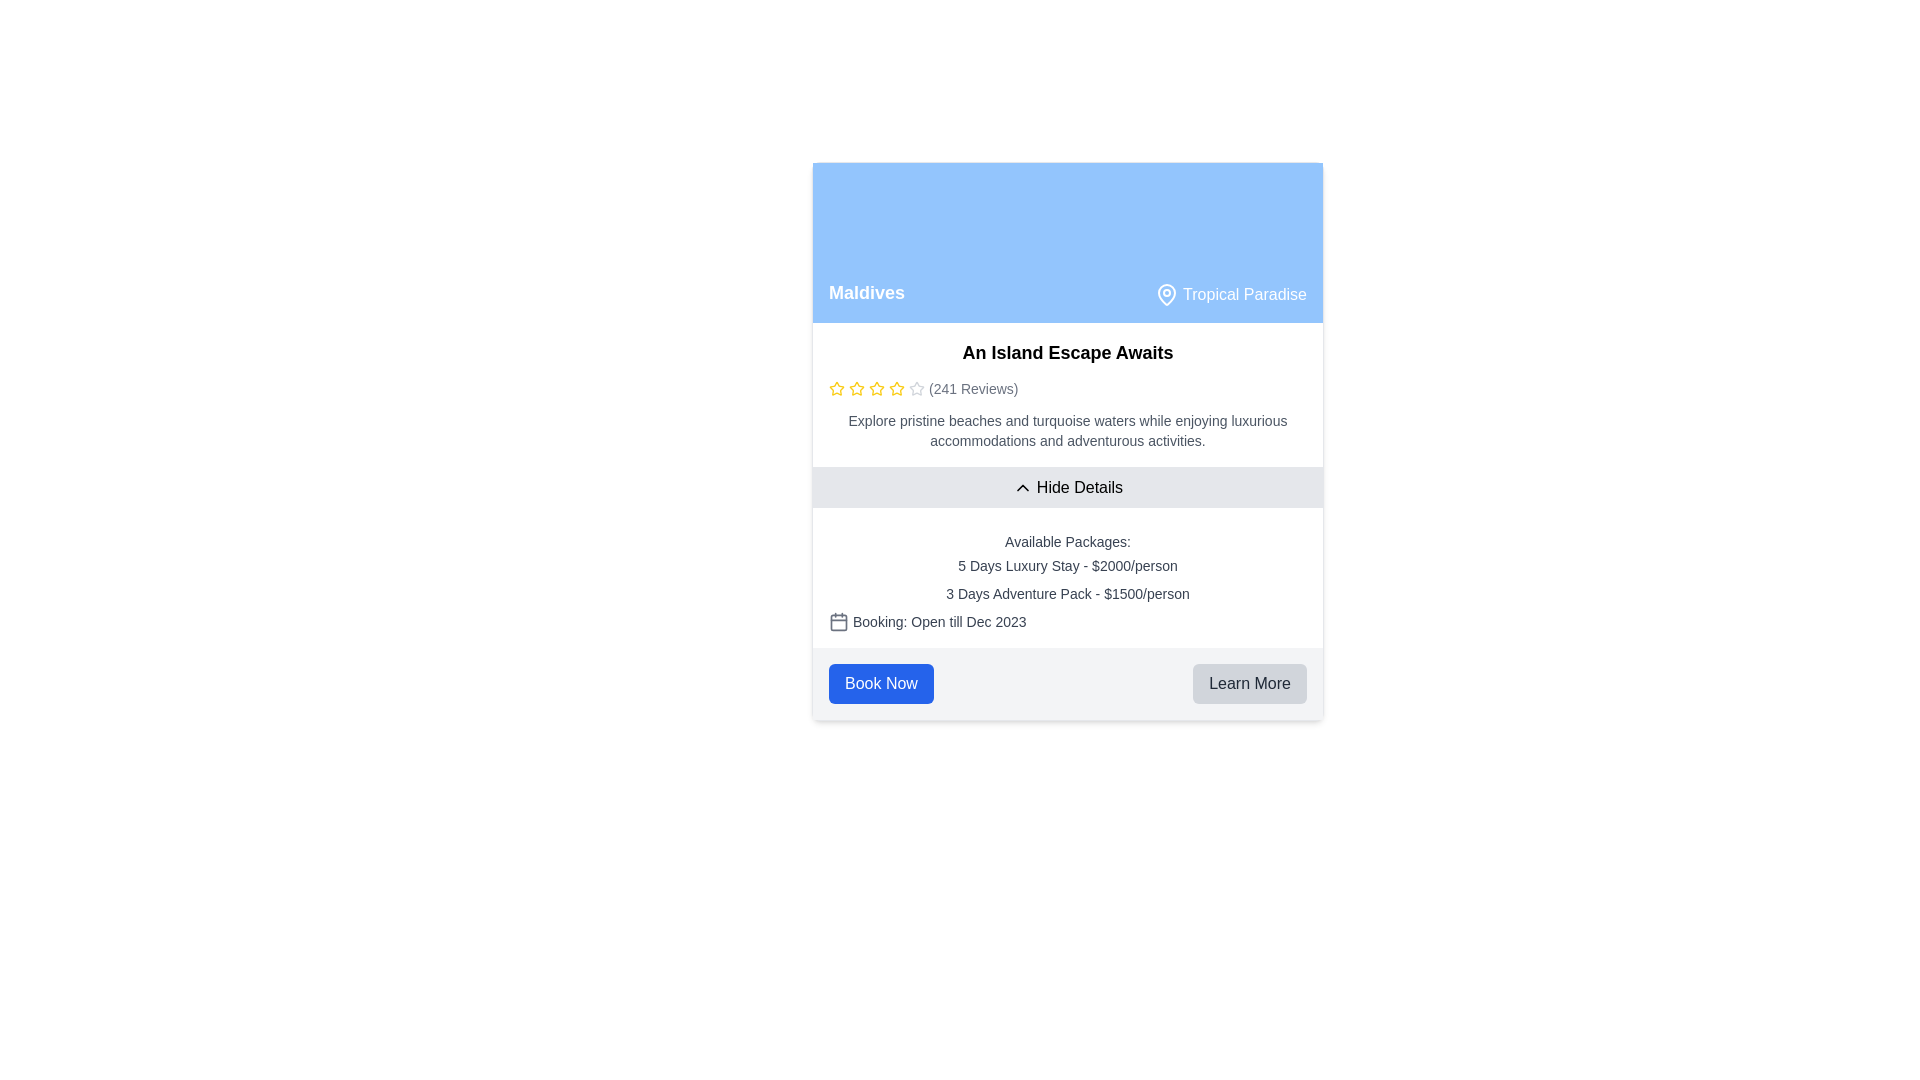 The width and height of the screenshot is (1920, 1080). I want to click on the icon representing the location or destination adjacent to the text 'Tropical Paradise' at the top of the card, so click(1167, 294).